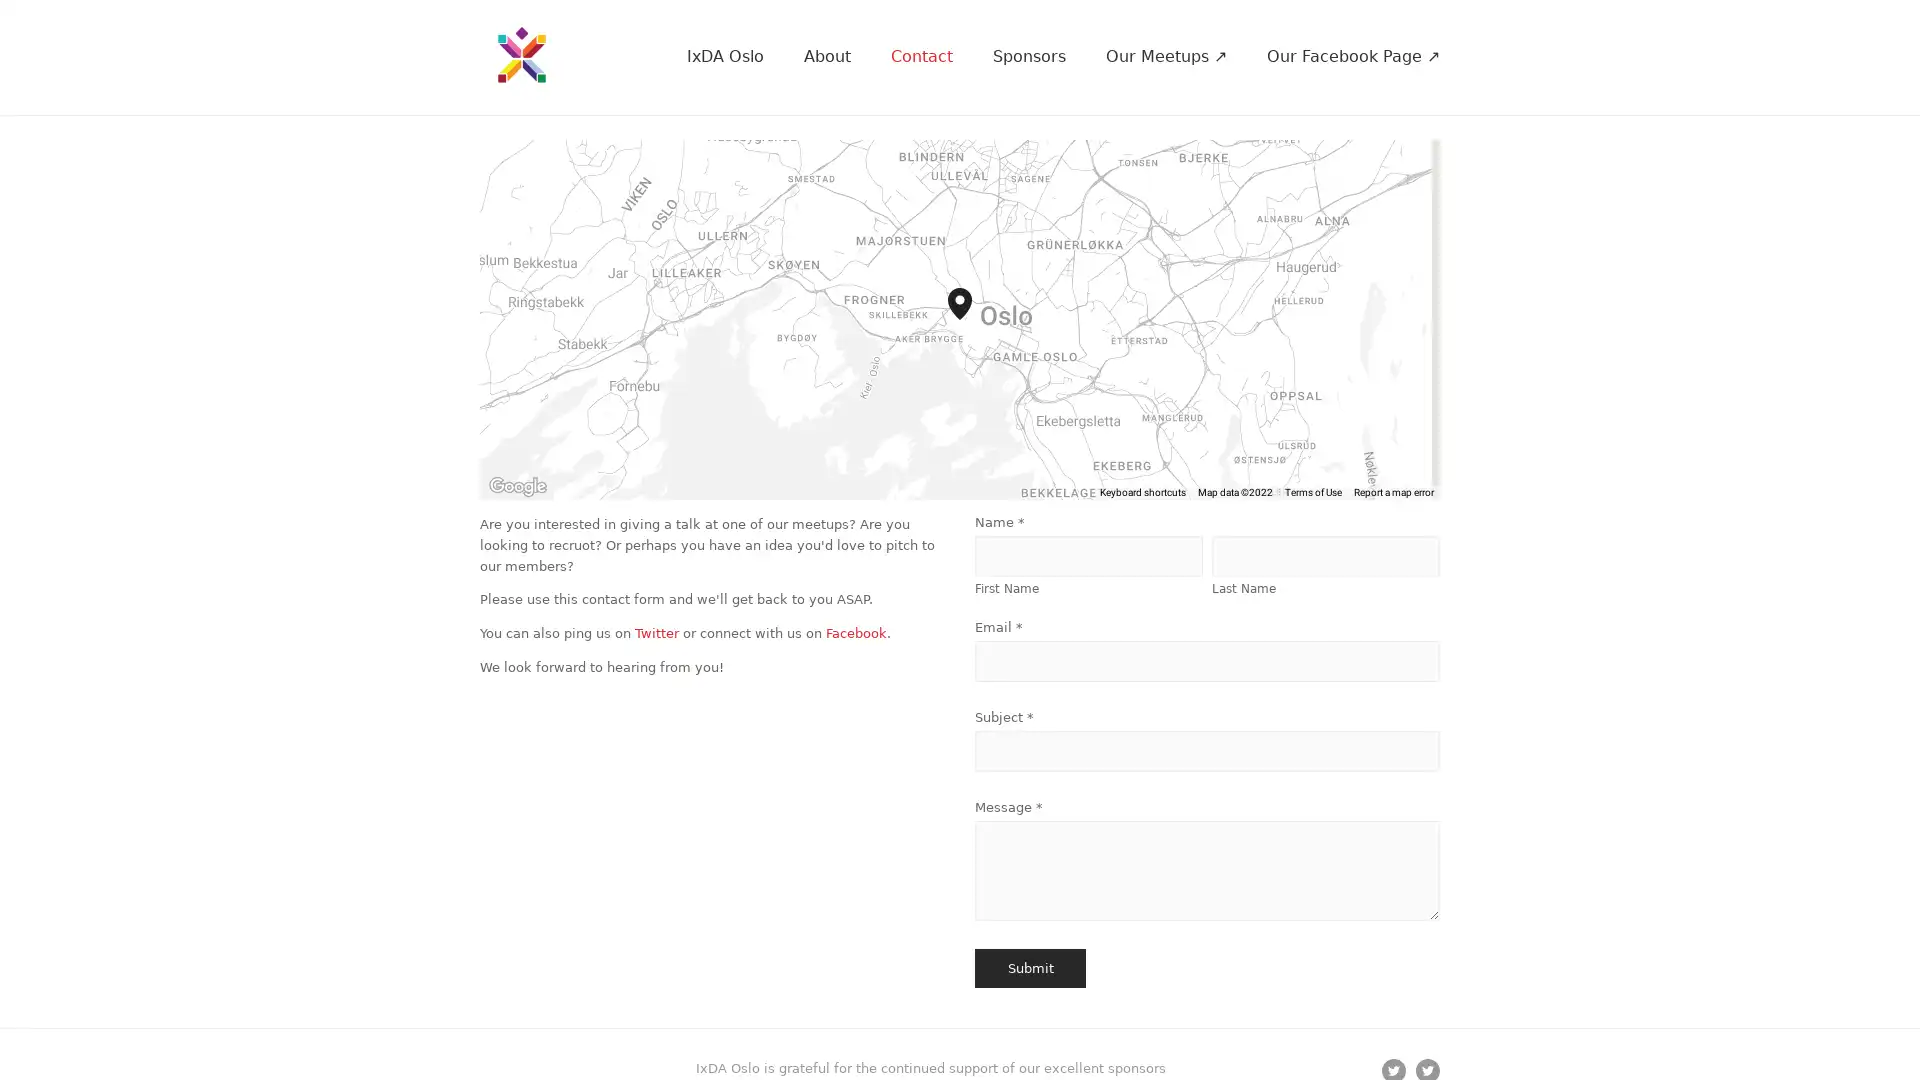 The height and width of the screenshot is (1080, 1920). I want to click on Submit, so click(1030, 967).